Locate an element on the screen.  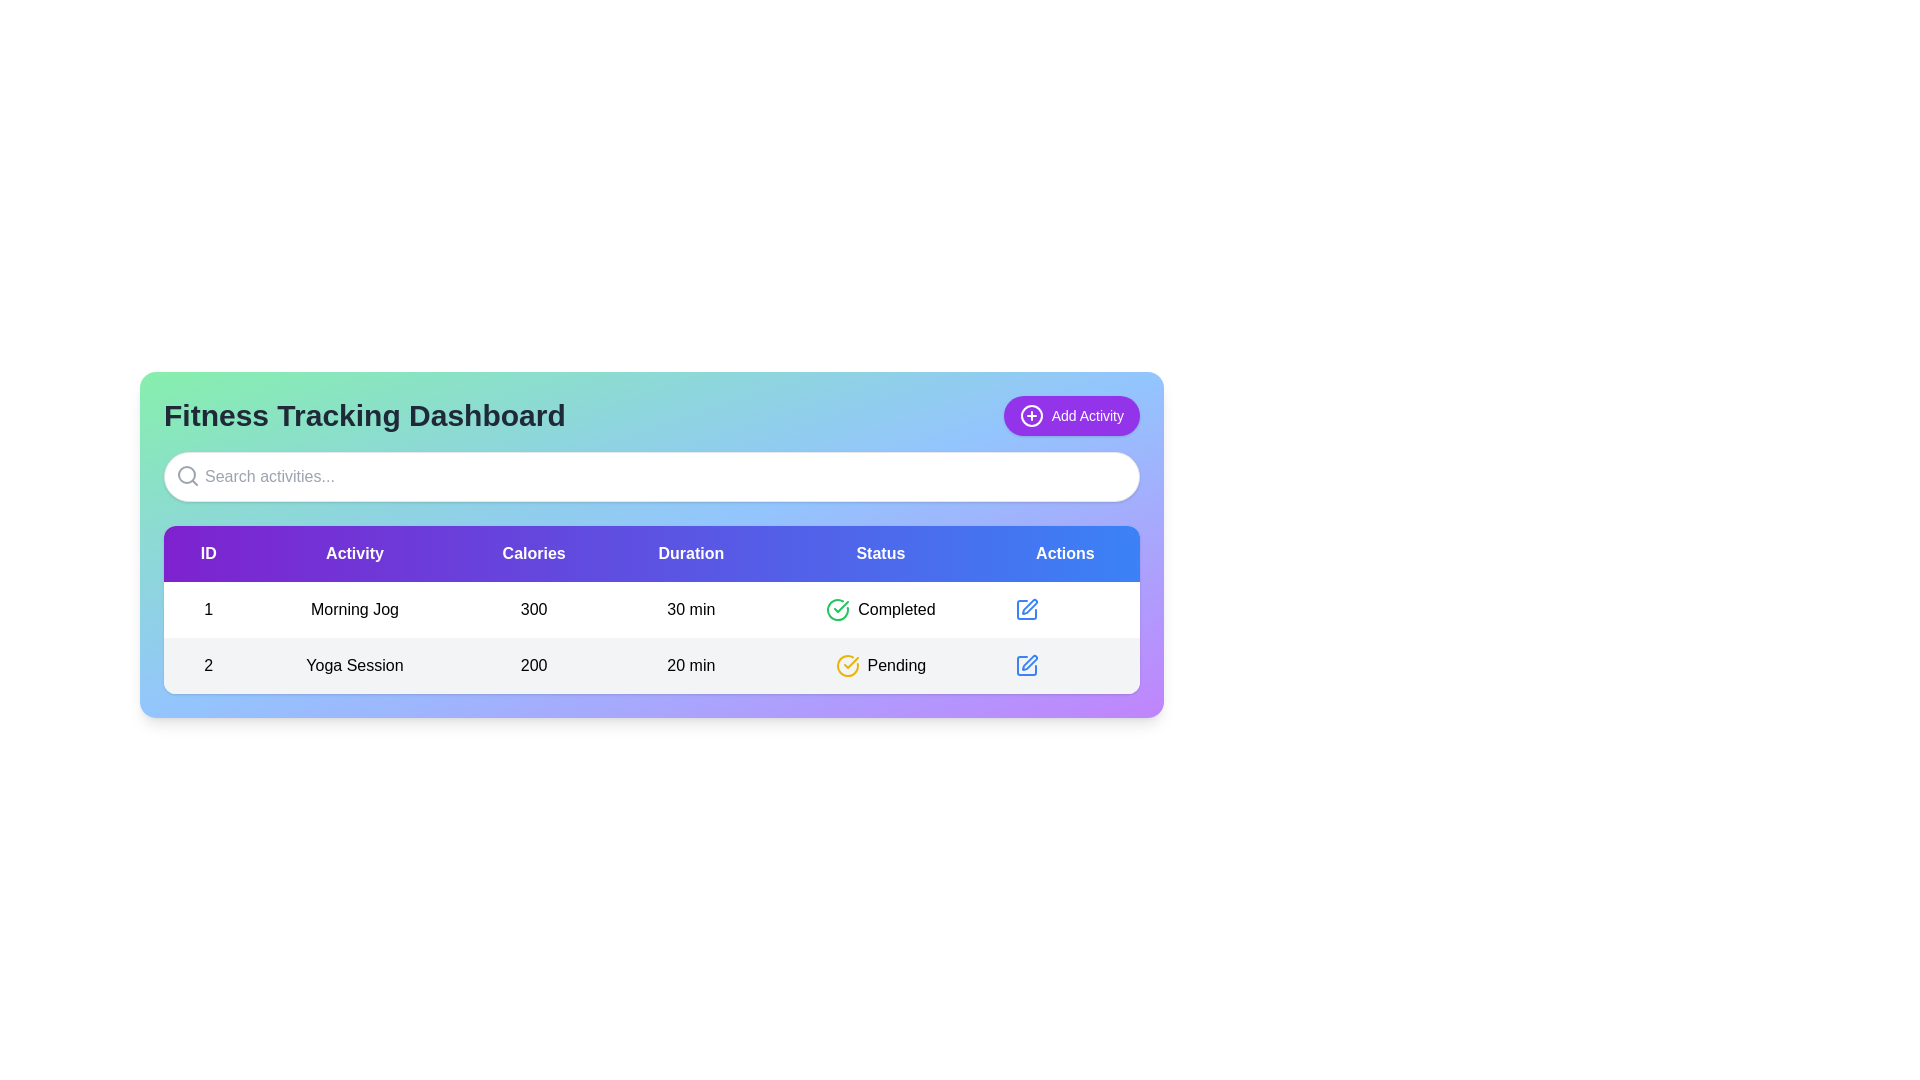
the pending status icon located to the left of the 'Pending' text in the 'Status' column of the second row in the data table is located at coordinates (847, 666).